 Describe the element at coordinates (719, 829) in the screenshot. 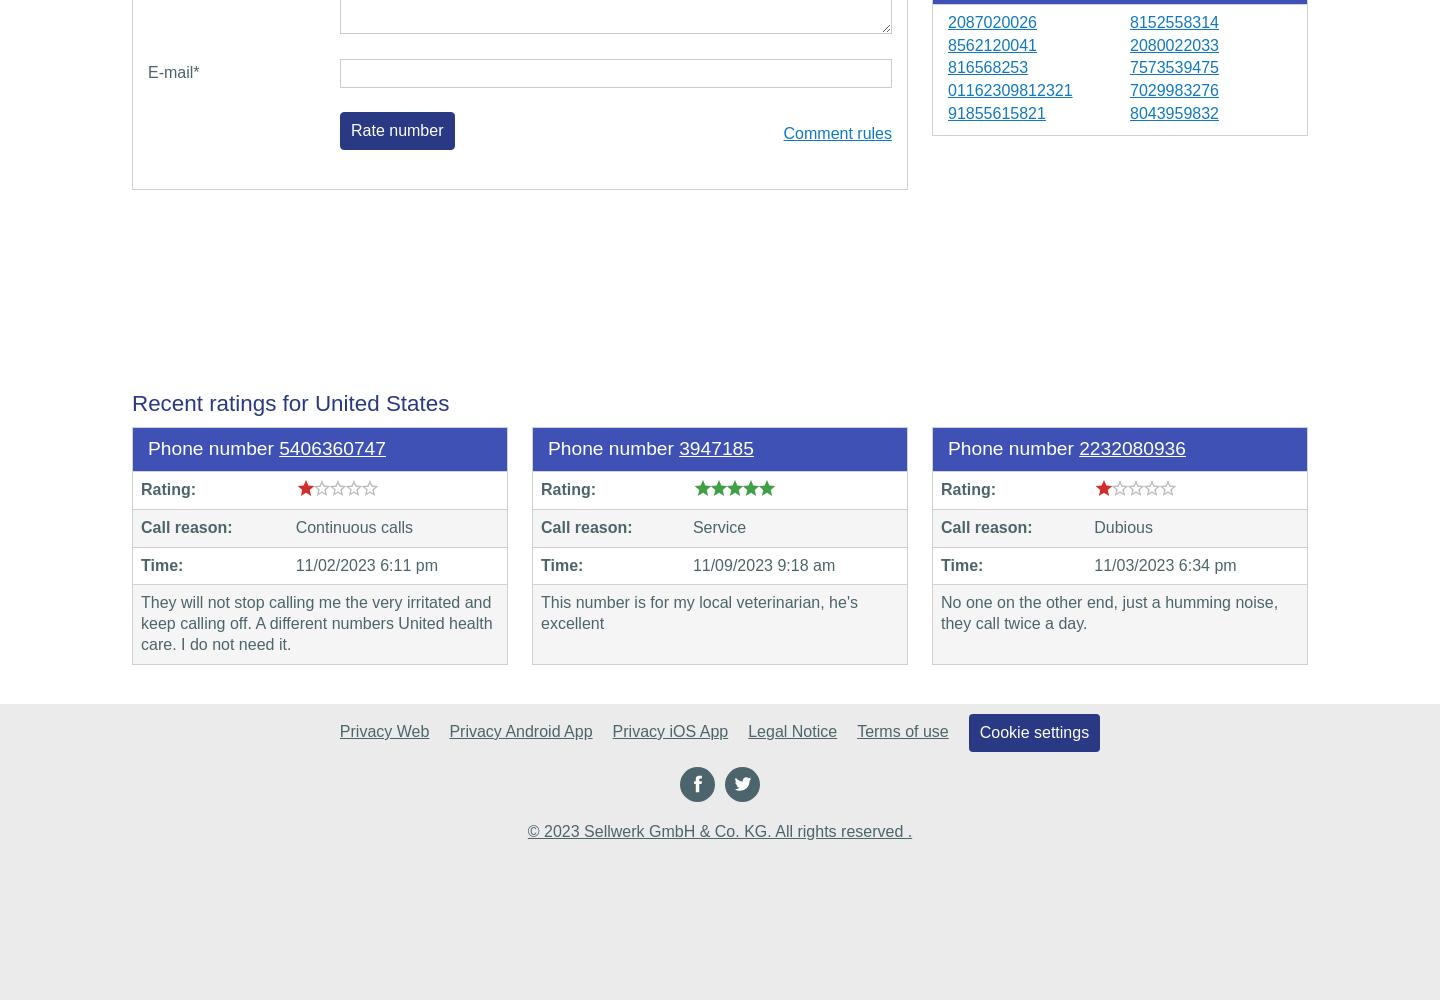

I see `'© 2023 Sellwerk GmbH & Co. KG. All rights reserved .'` at that location.